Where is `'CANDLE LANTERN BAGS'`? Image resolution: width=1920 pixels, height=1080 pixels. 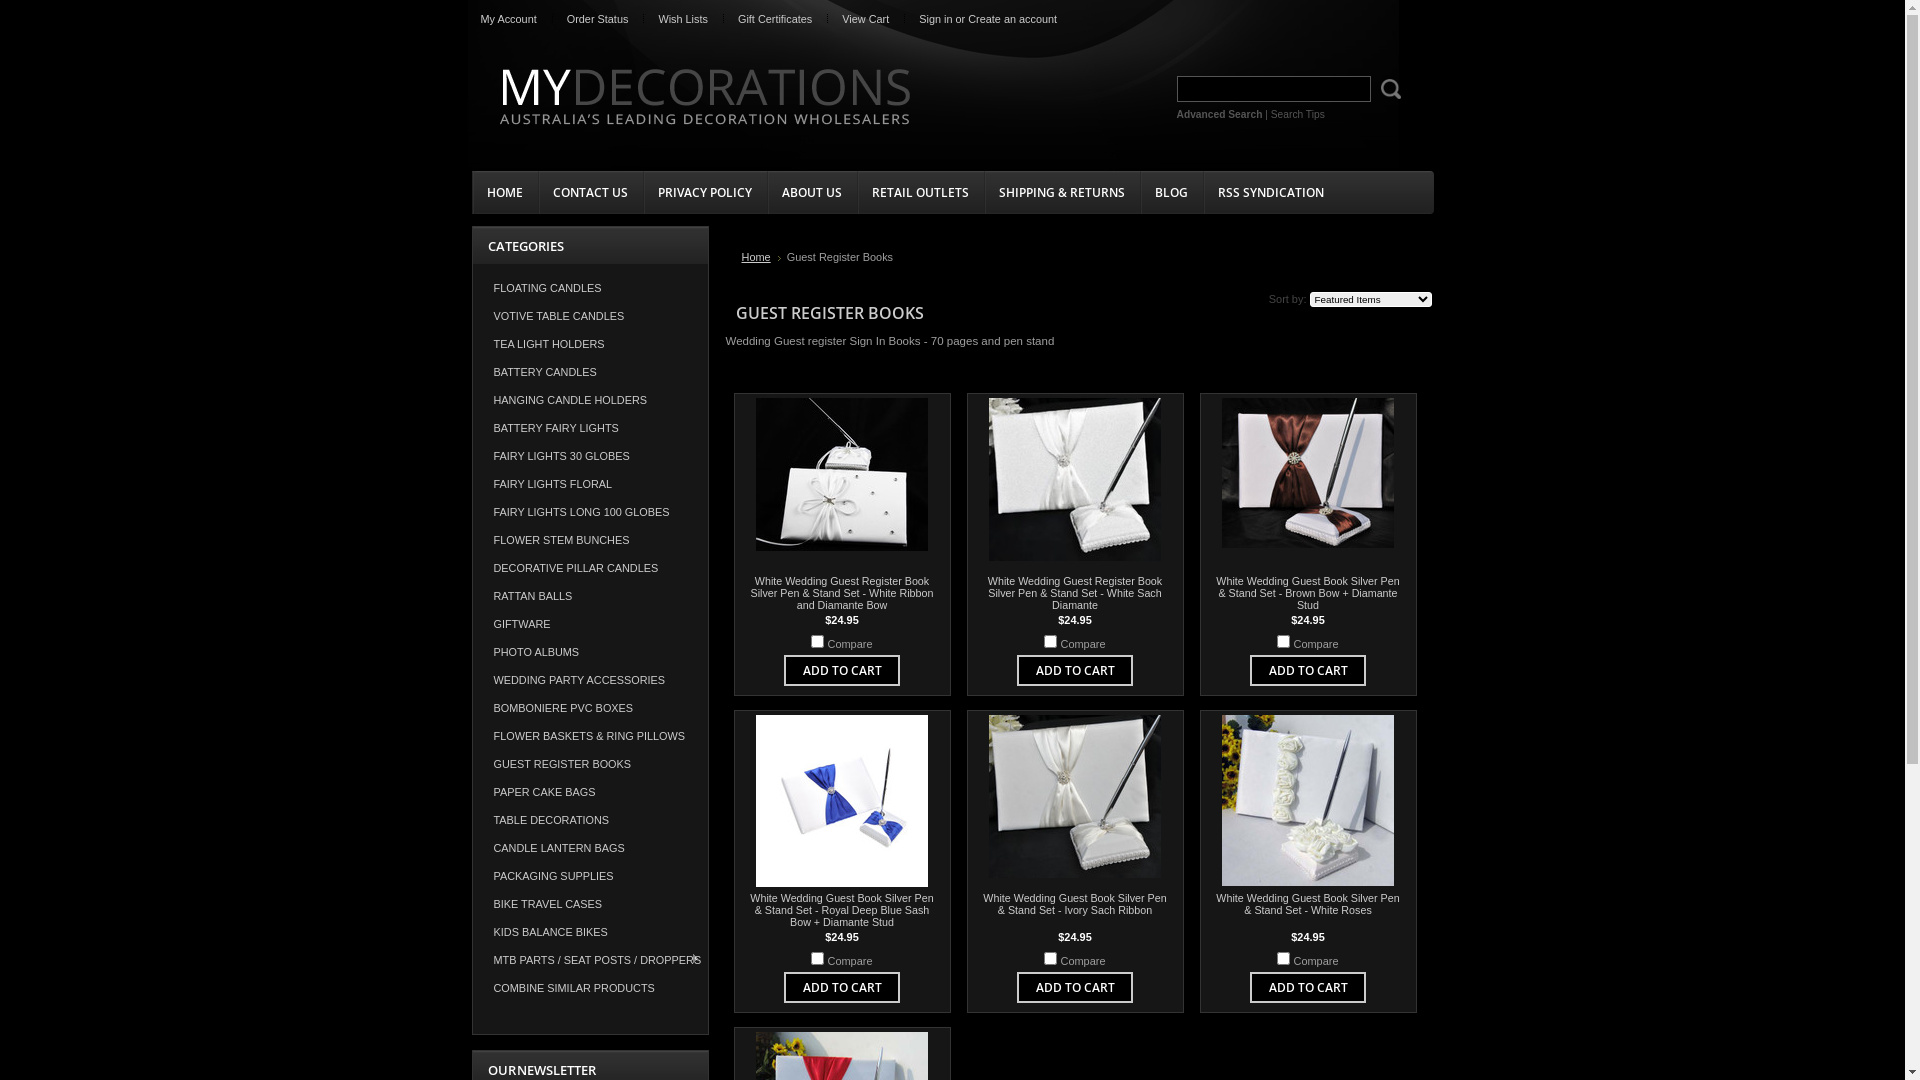 'CANDLE LANTERN BAGS' is located at coordinates (589, 848).